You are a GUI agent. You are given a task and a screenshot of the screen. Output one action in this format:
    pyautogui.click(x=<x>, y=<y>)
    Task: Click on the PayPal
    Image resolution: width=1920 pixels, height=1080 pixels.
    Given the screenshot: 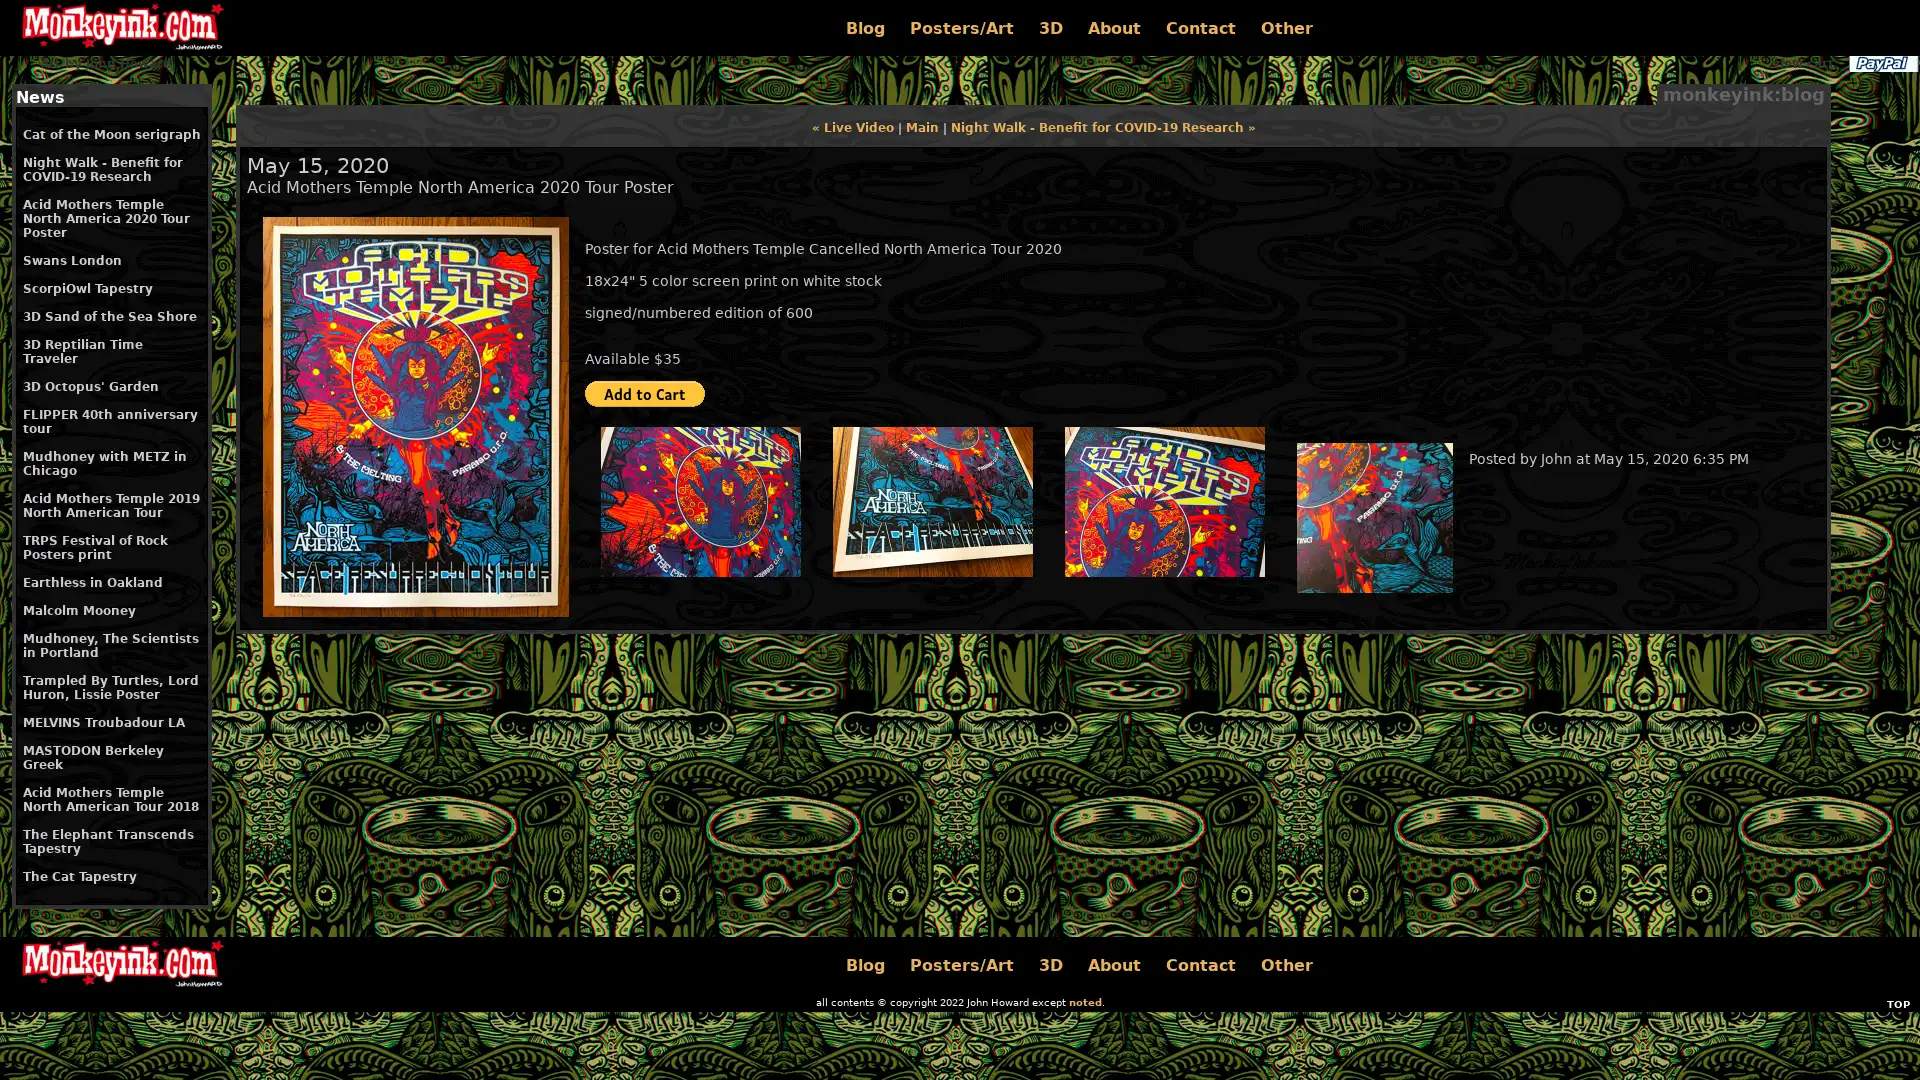 What is the action you would take?
    pyautogui.click(x=1881, y=63)
    